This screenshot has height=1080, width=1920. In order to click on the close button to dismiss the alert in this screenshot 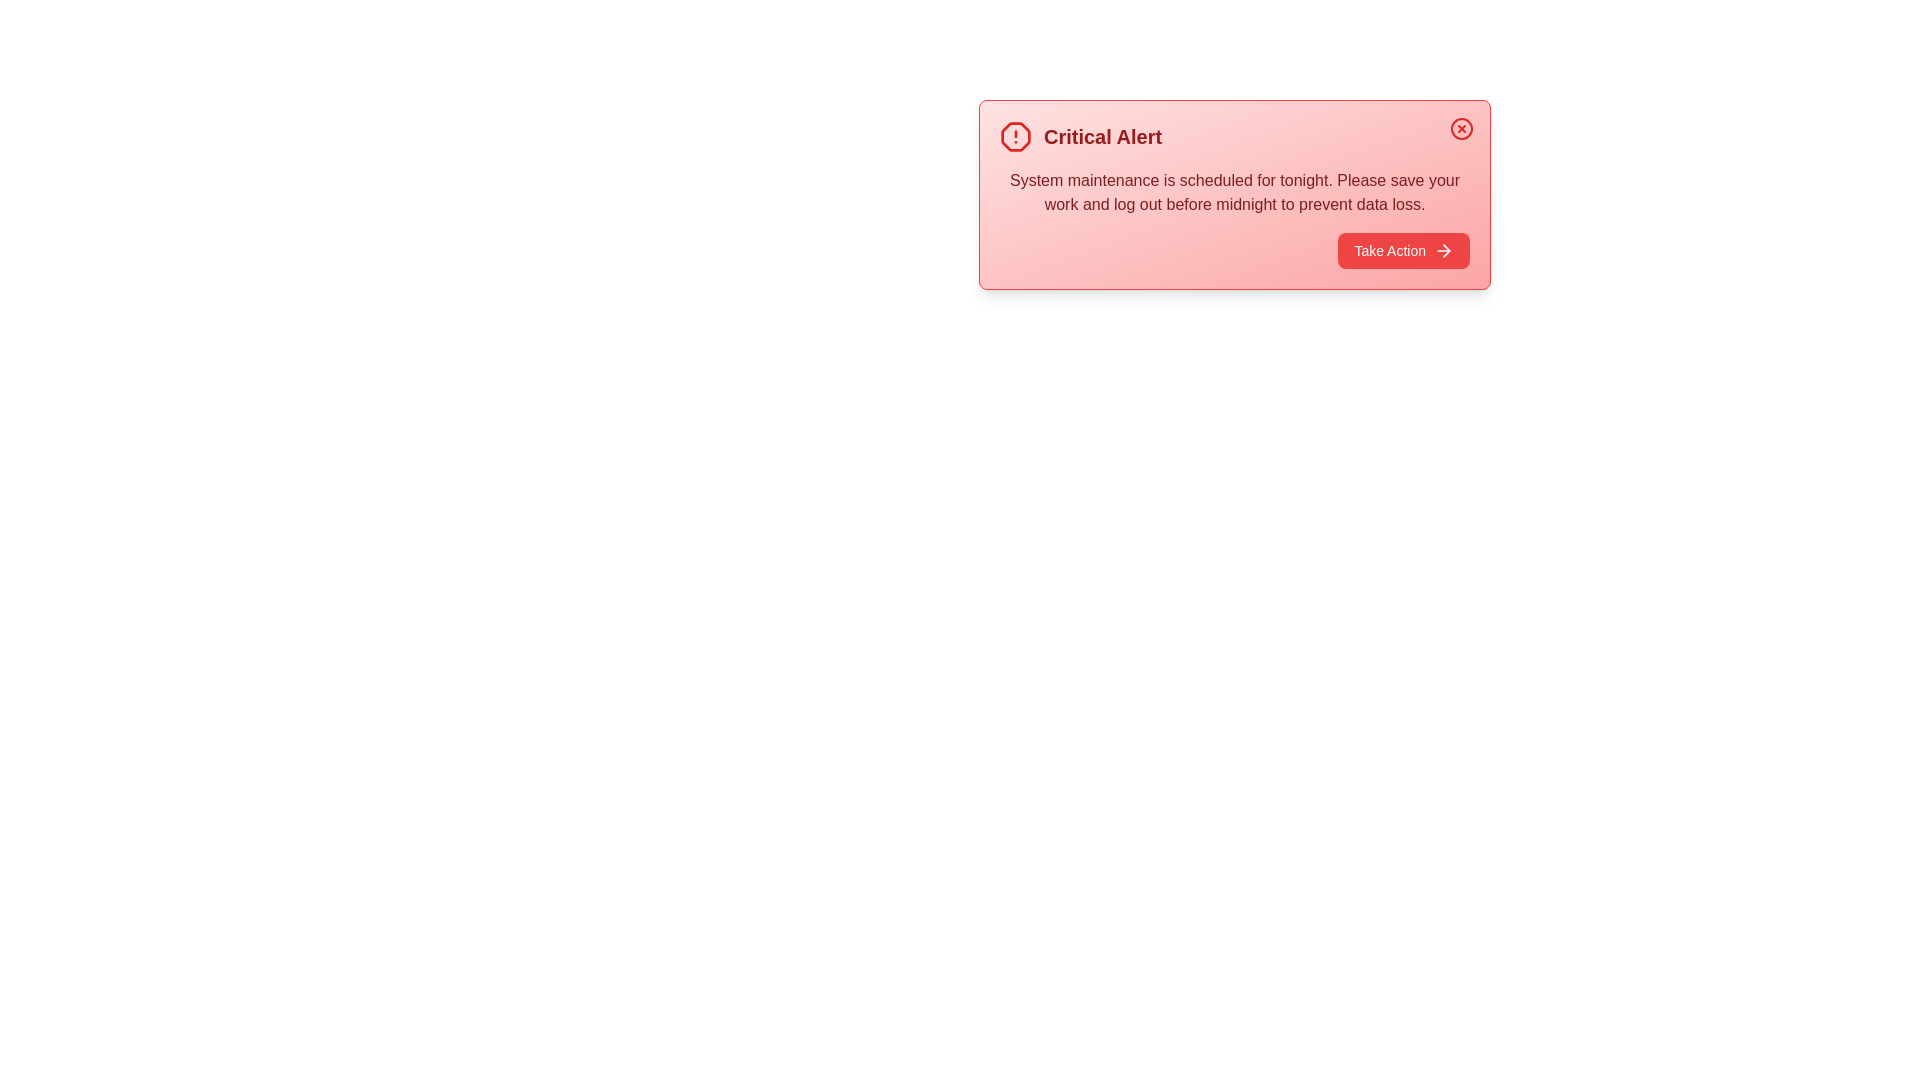, I will do `click(1462, 128)`.